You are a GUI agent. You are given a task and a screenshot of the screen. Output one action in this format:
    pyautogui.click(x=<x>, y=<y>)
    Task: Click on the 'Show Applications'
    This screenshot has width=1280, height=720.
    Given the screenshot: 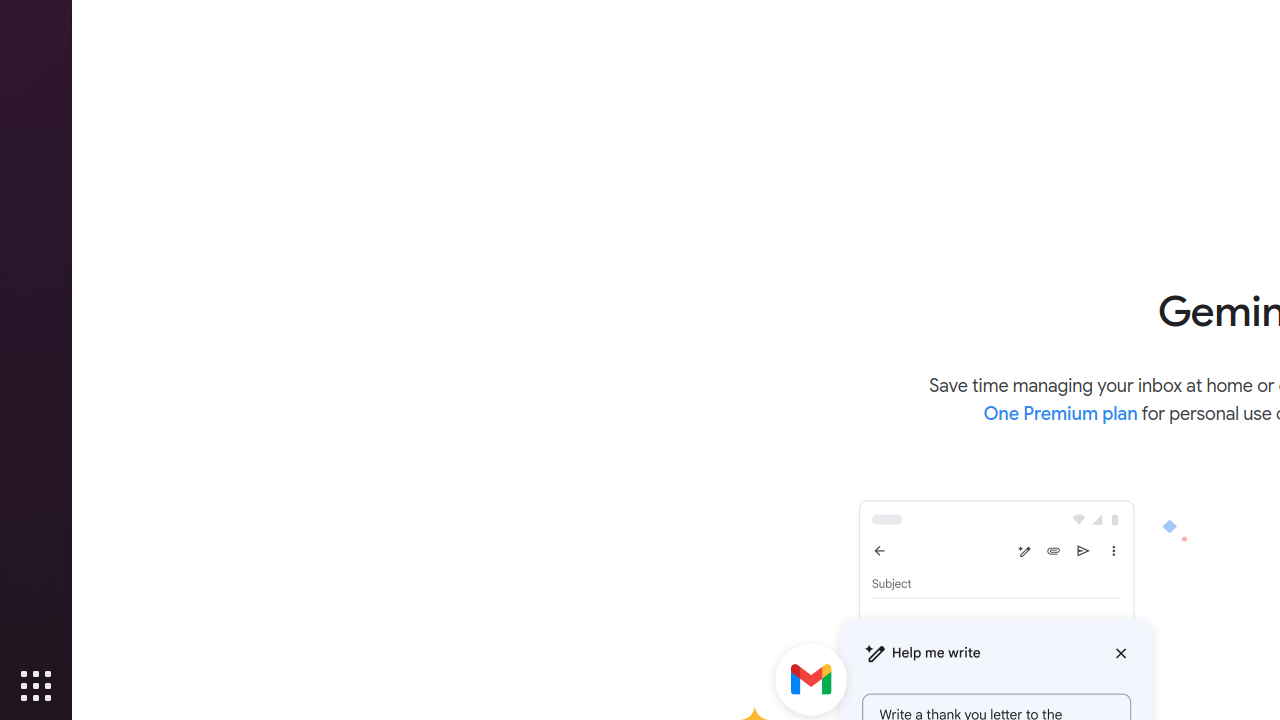 What is the action you would take?
    pyautogui.click(x=35, y=685)
    